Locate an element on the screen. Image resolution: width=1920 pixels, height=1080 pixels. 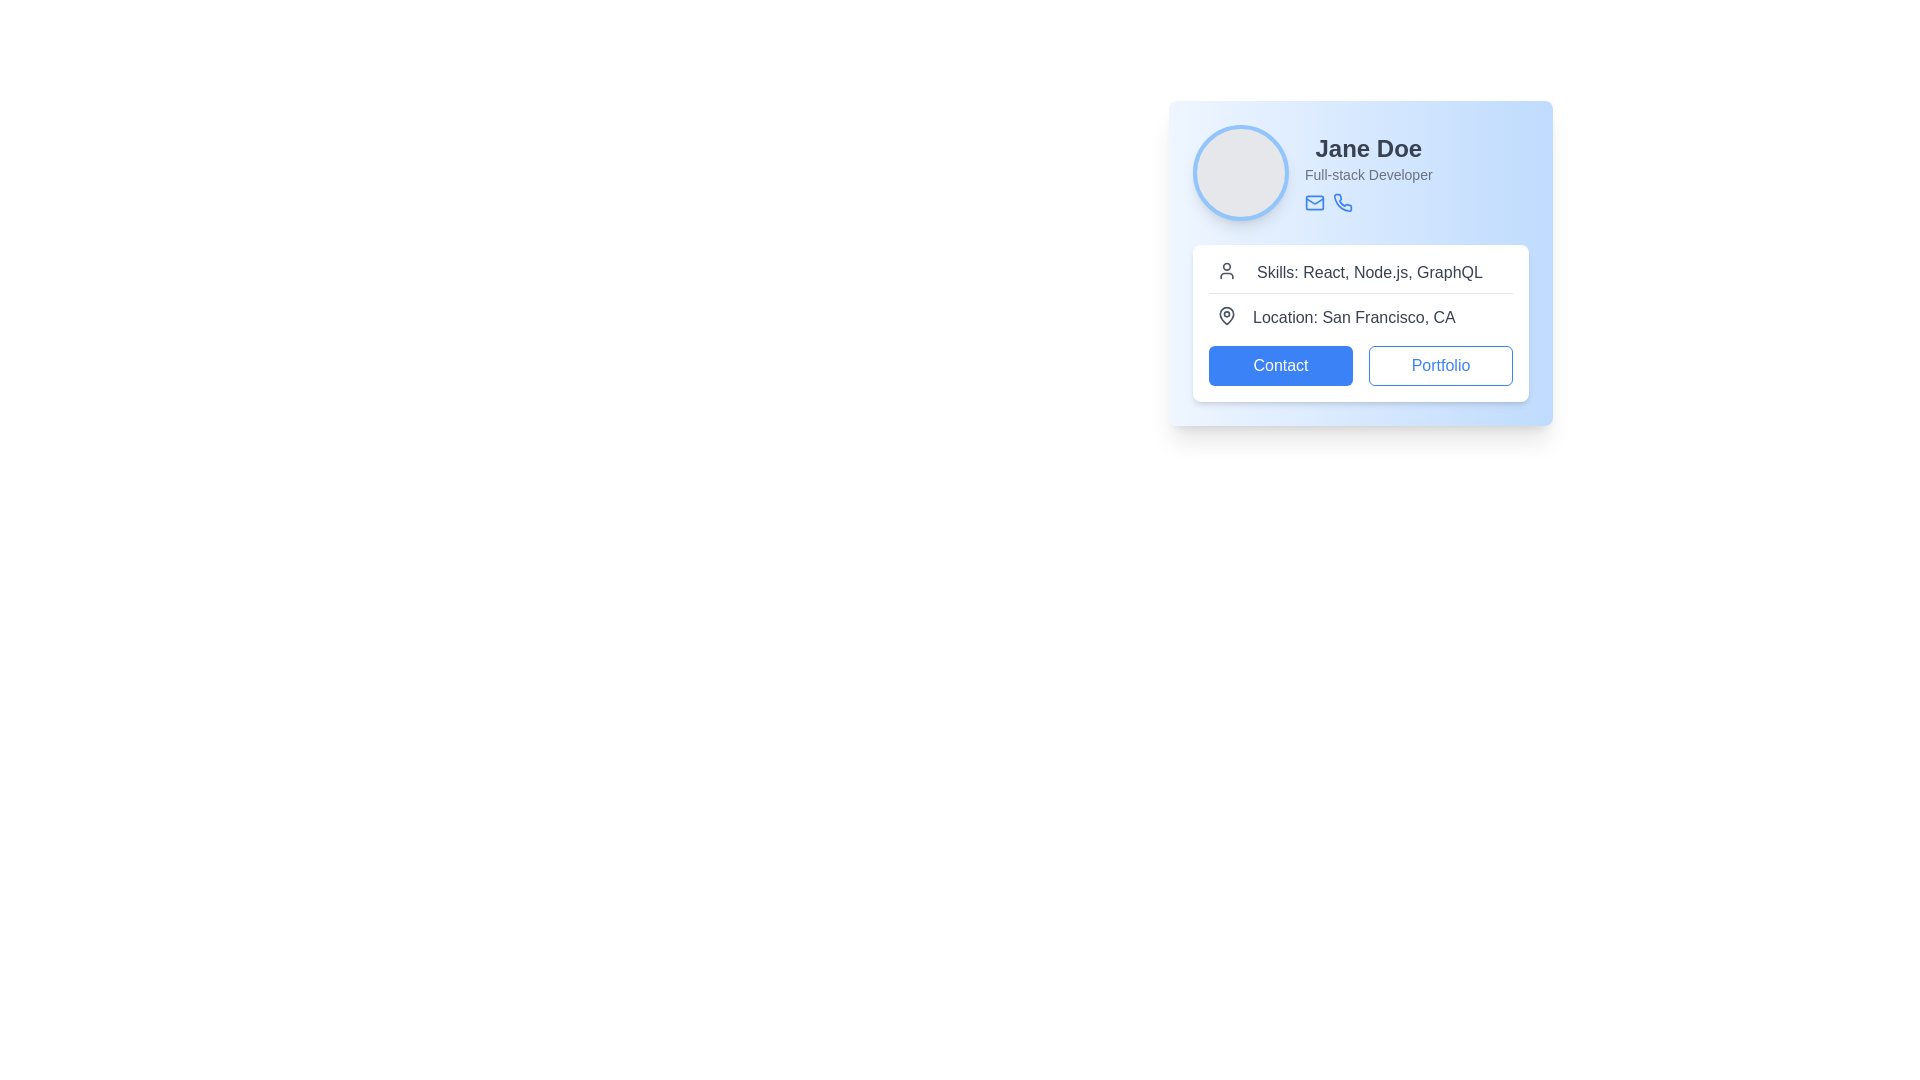
the avatar placeholder representing the user, located to the left of 'Jane Doe' and 'Full-stack Developer' in the profile card is located at coordinates (1240, 172).